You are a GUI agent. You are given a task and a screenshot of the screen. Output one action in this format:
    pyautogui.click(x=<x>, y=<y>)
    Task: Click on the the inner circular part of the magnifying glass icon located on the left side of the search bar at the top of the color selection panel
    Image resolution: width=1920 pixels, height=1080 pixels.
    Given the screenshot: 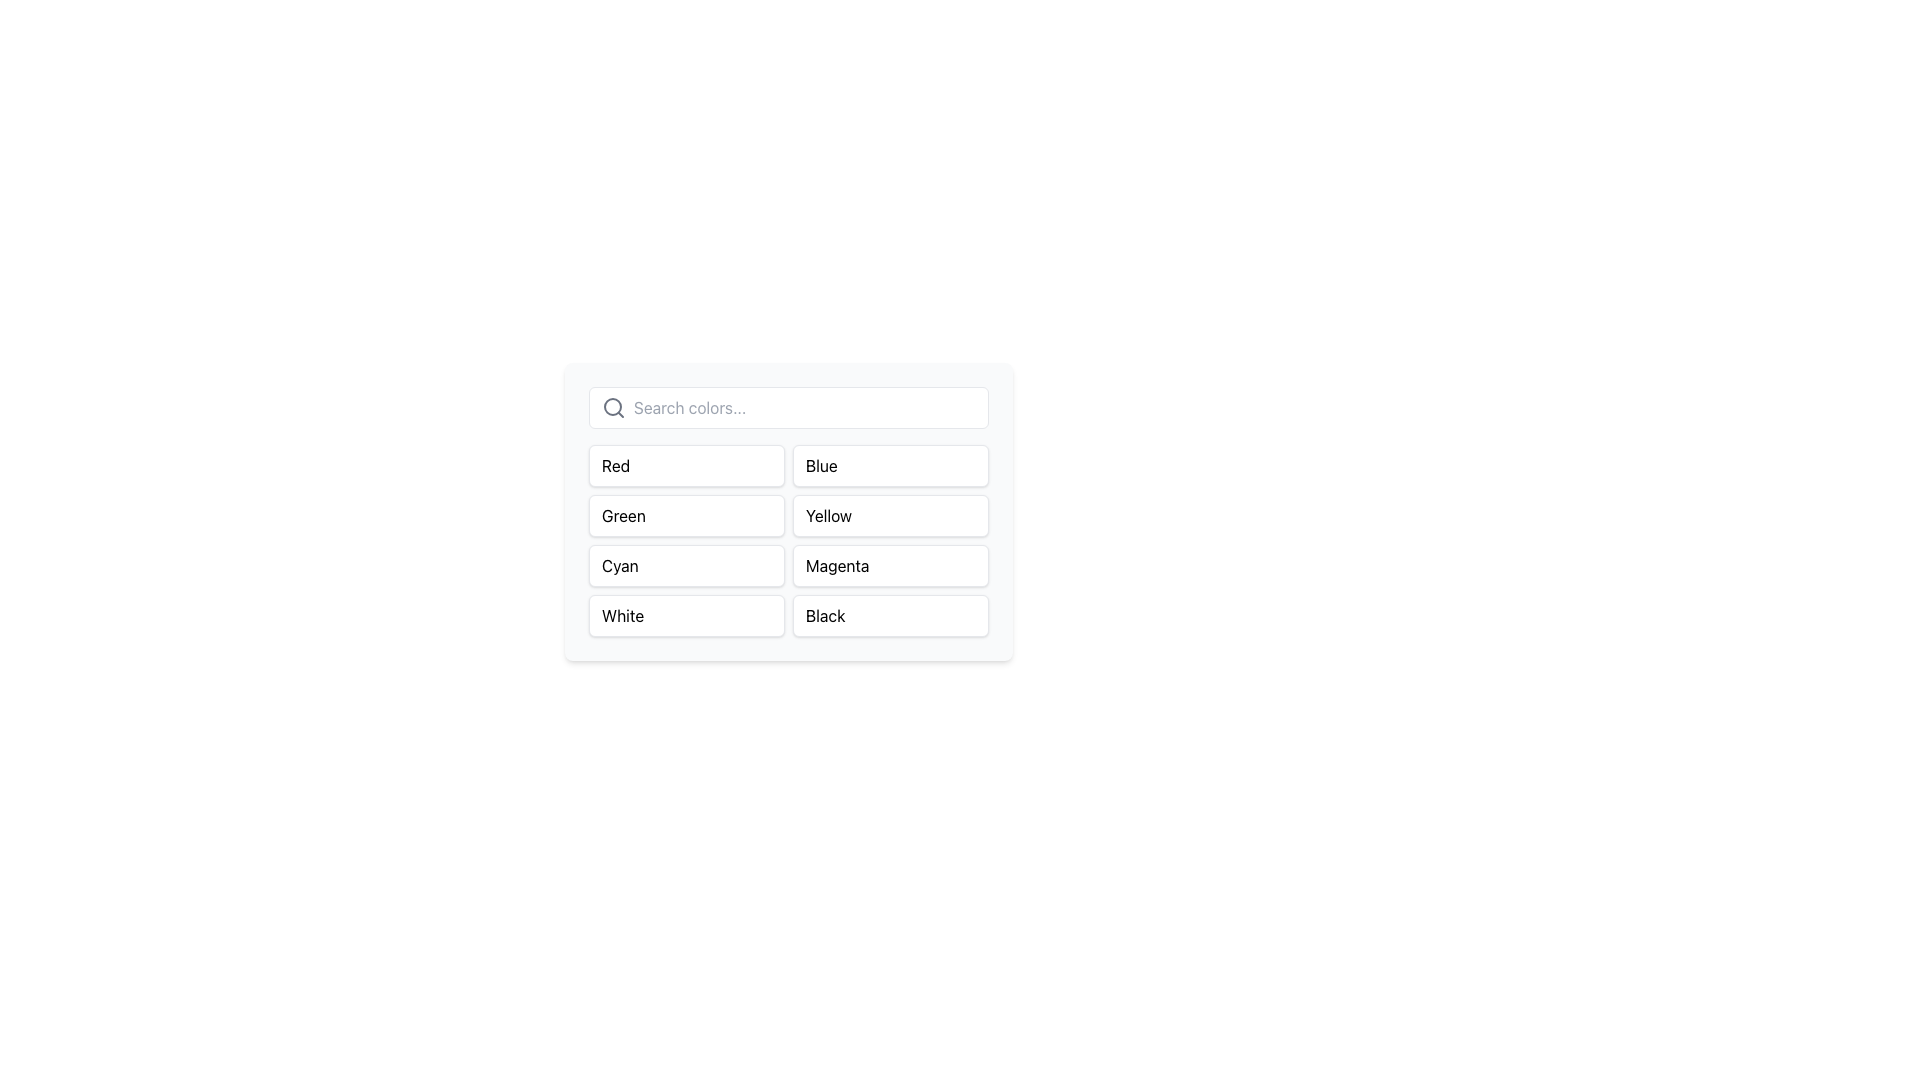 What is the action you would take?
    pyautogui.click(x=612, y=406)
    